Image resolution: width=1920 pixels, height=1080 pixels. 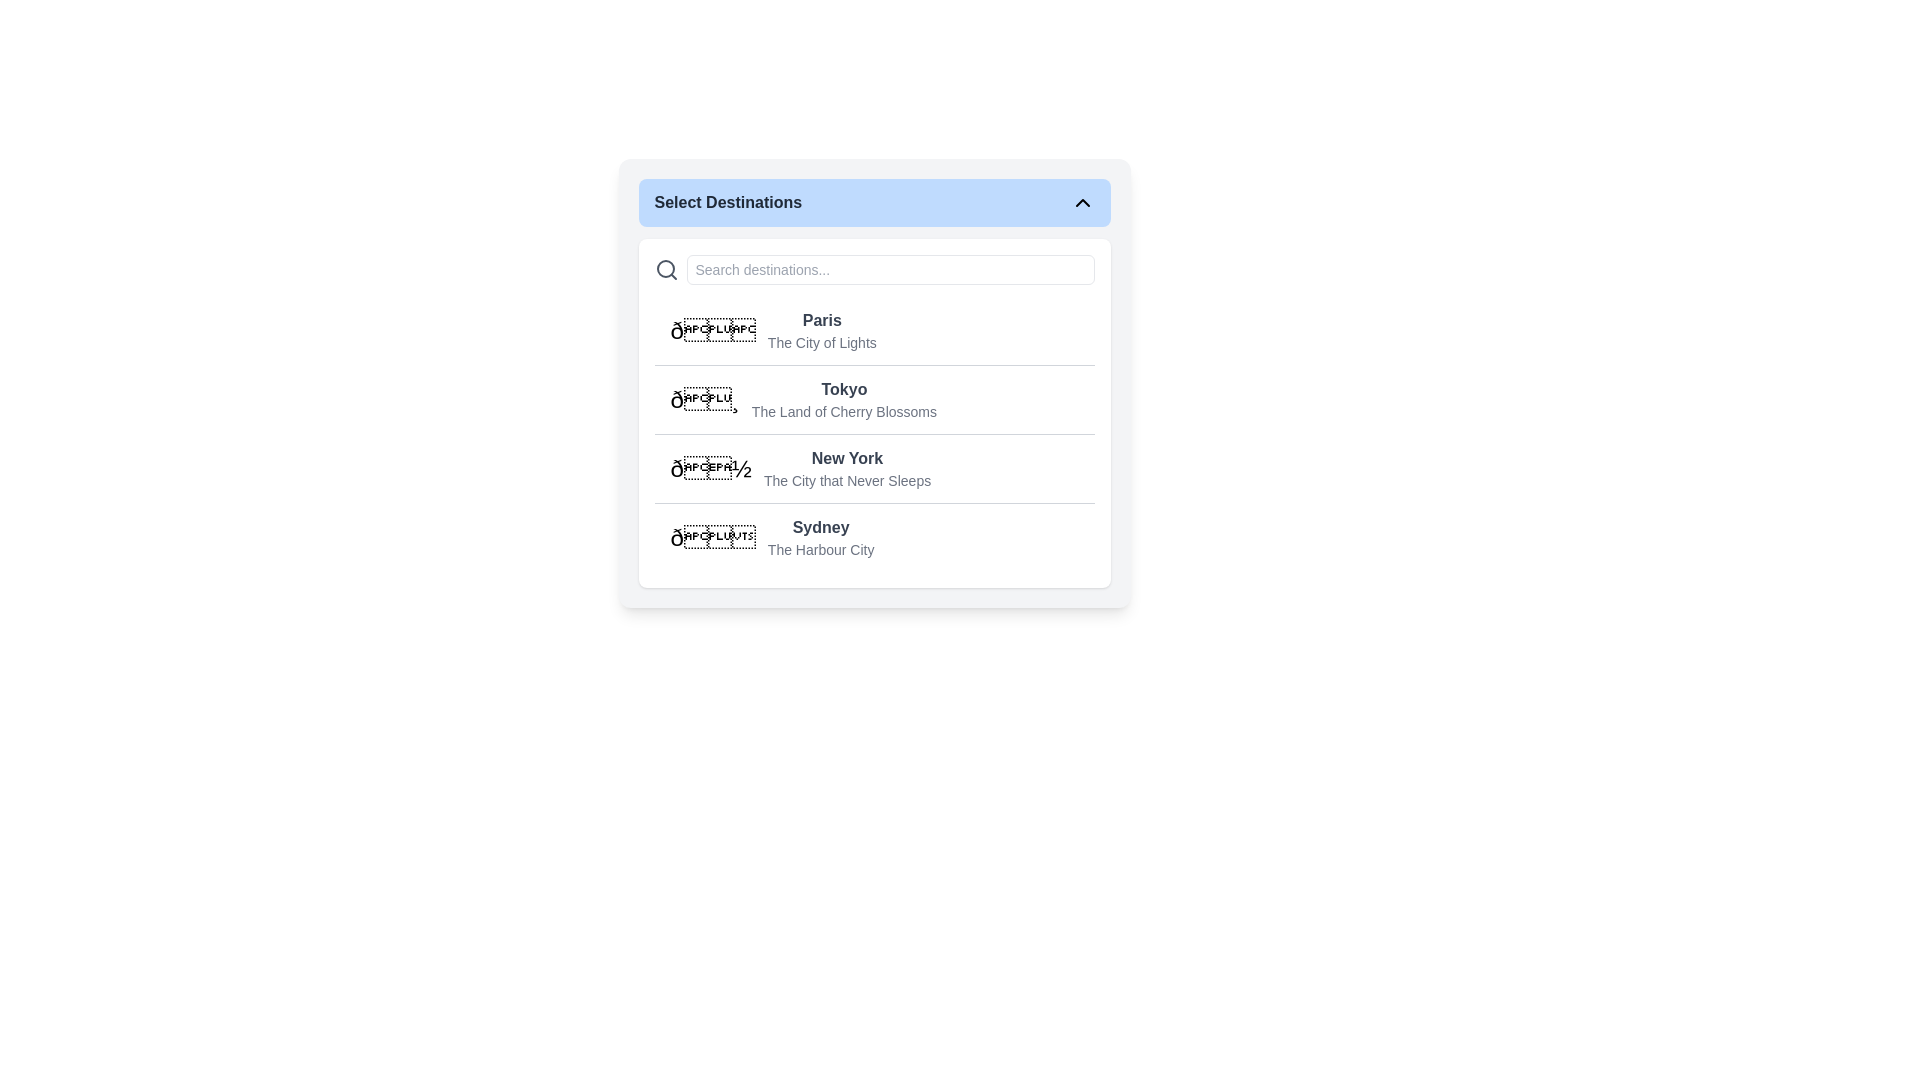 What do you see at coordinates (1081, 203) in the screenshot?
I see `the Chevron-Up icon` at bounding box center [1081, 203].